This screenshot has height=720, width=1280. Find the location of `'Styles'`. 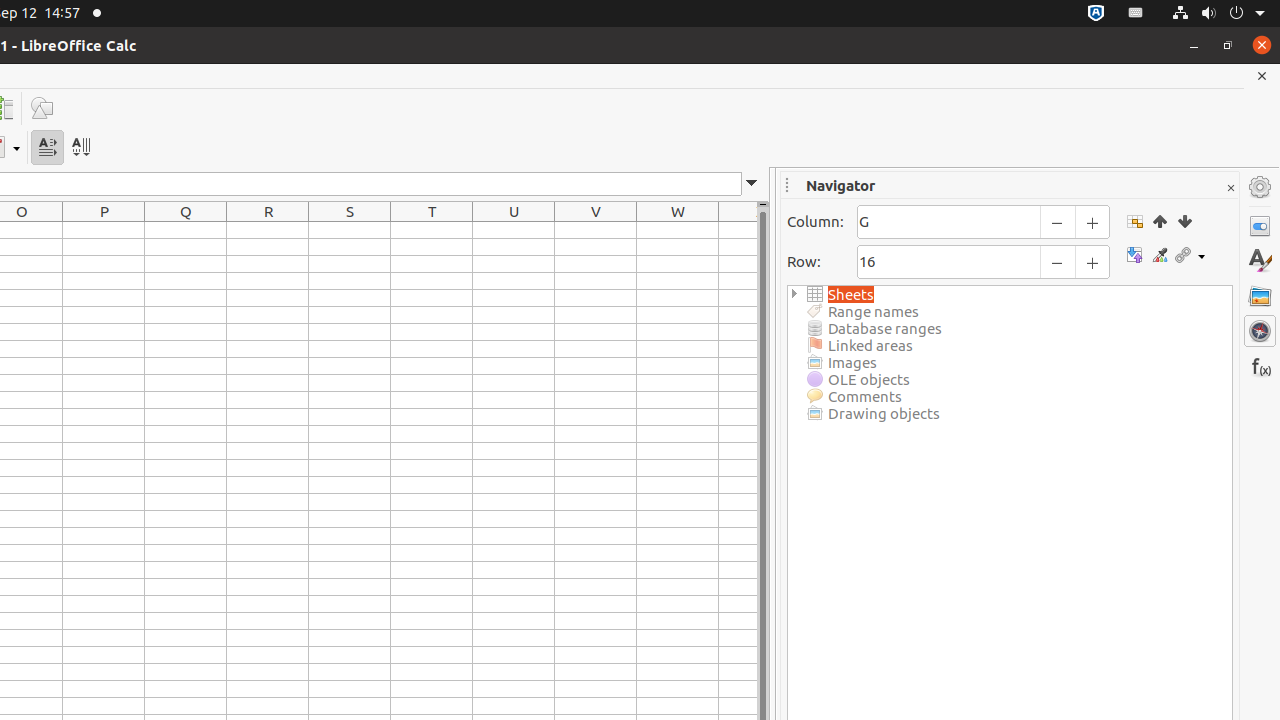

'Styles' is located at coordinates (1259, 260).